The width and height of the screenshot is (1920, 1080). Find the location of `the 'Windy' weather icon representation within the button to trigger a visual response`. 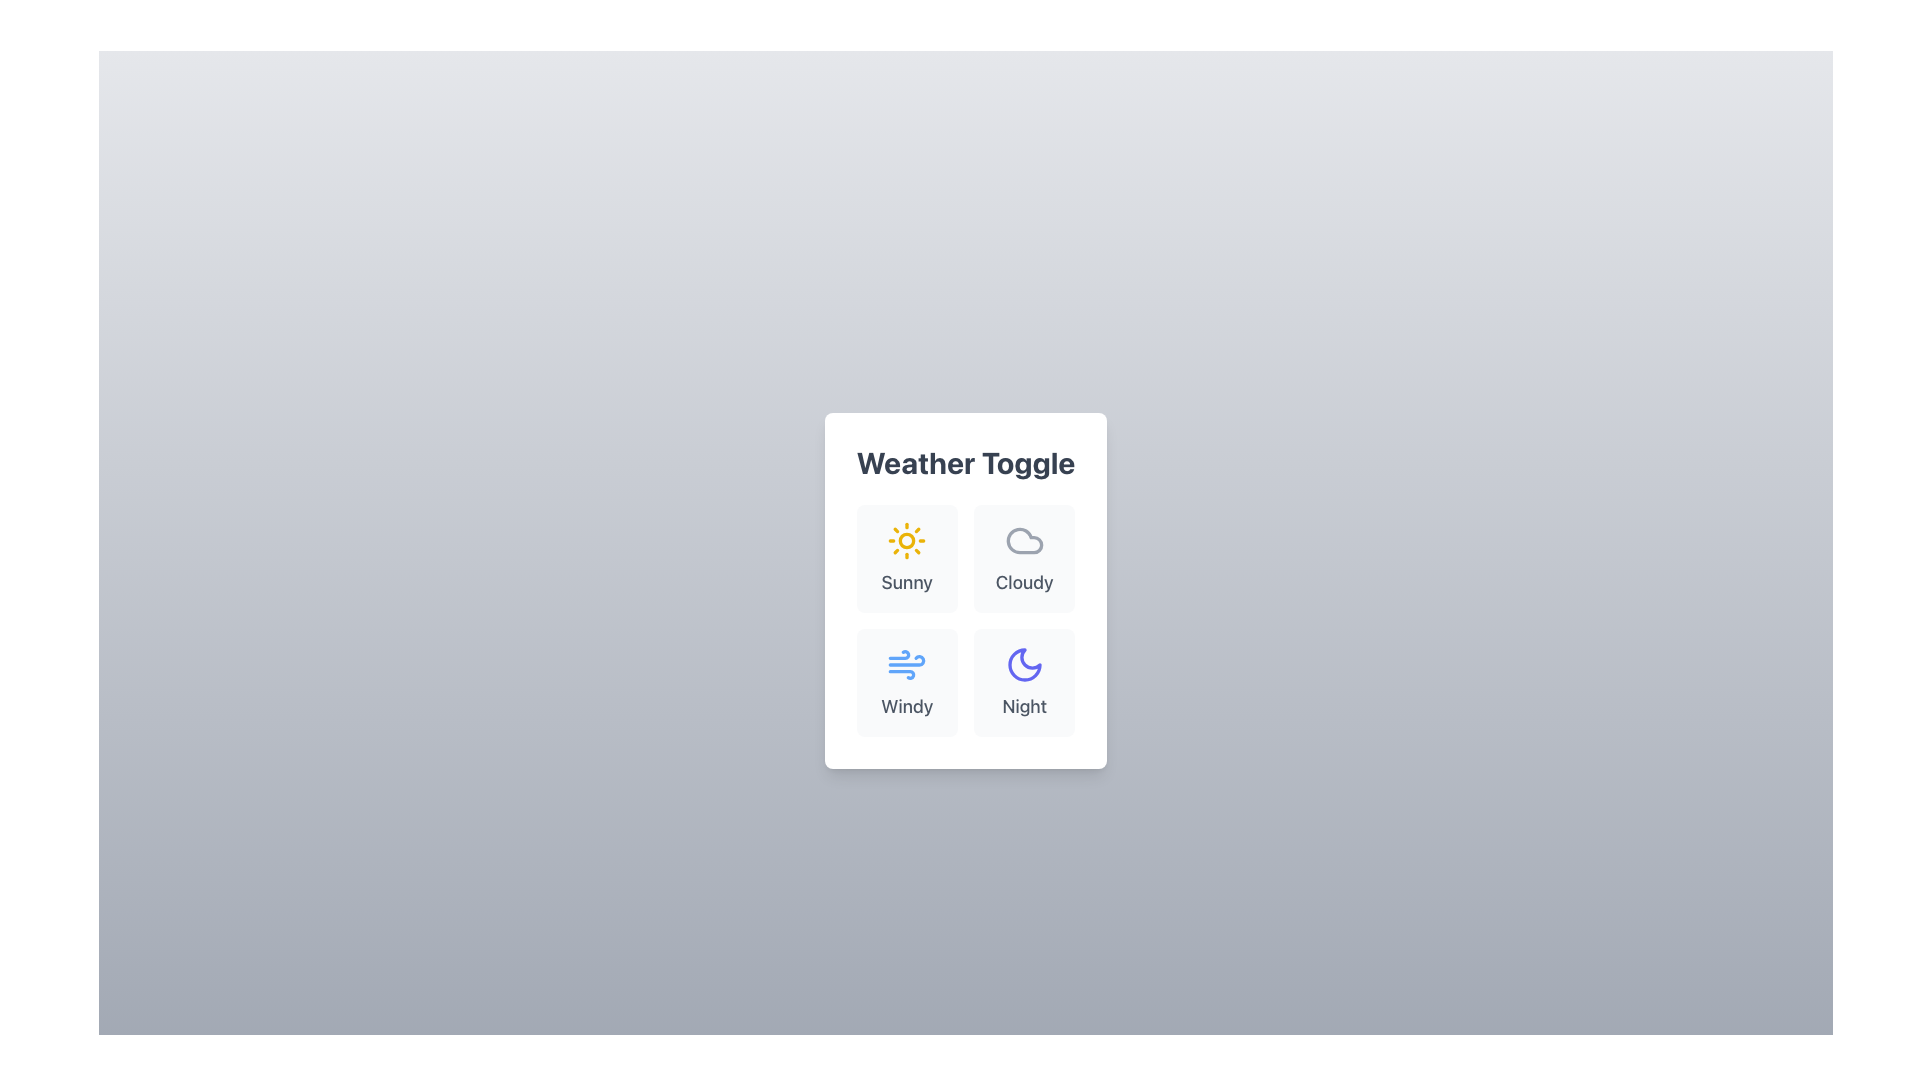

the 'Windy' weather icon representation within the button to trigger a visual response is located at coordinates (906, 664).